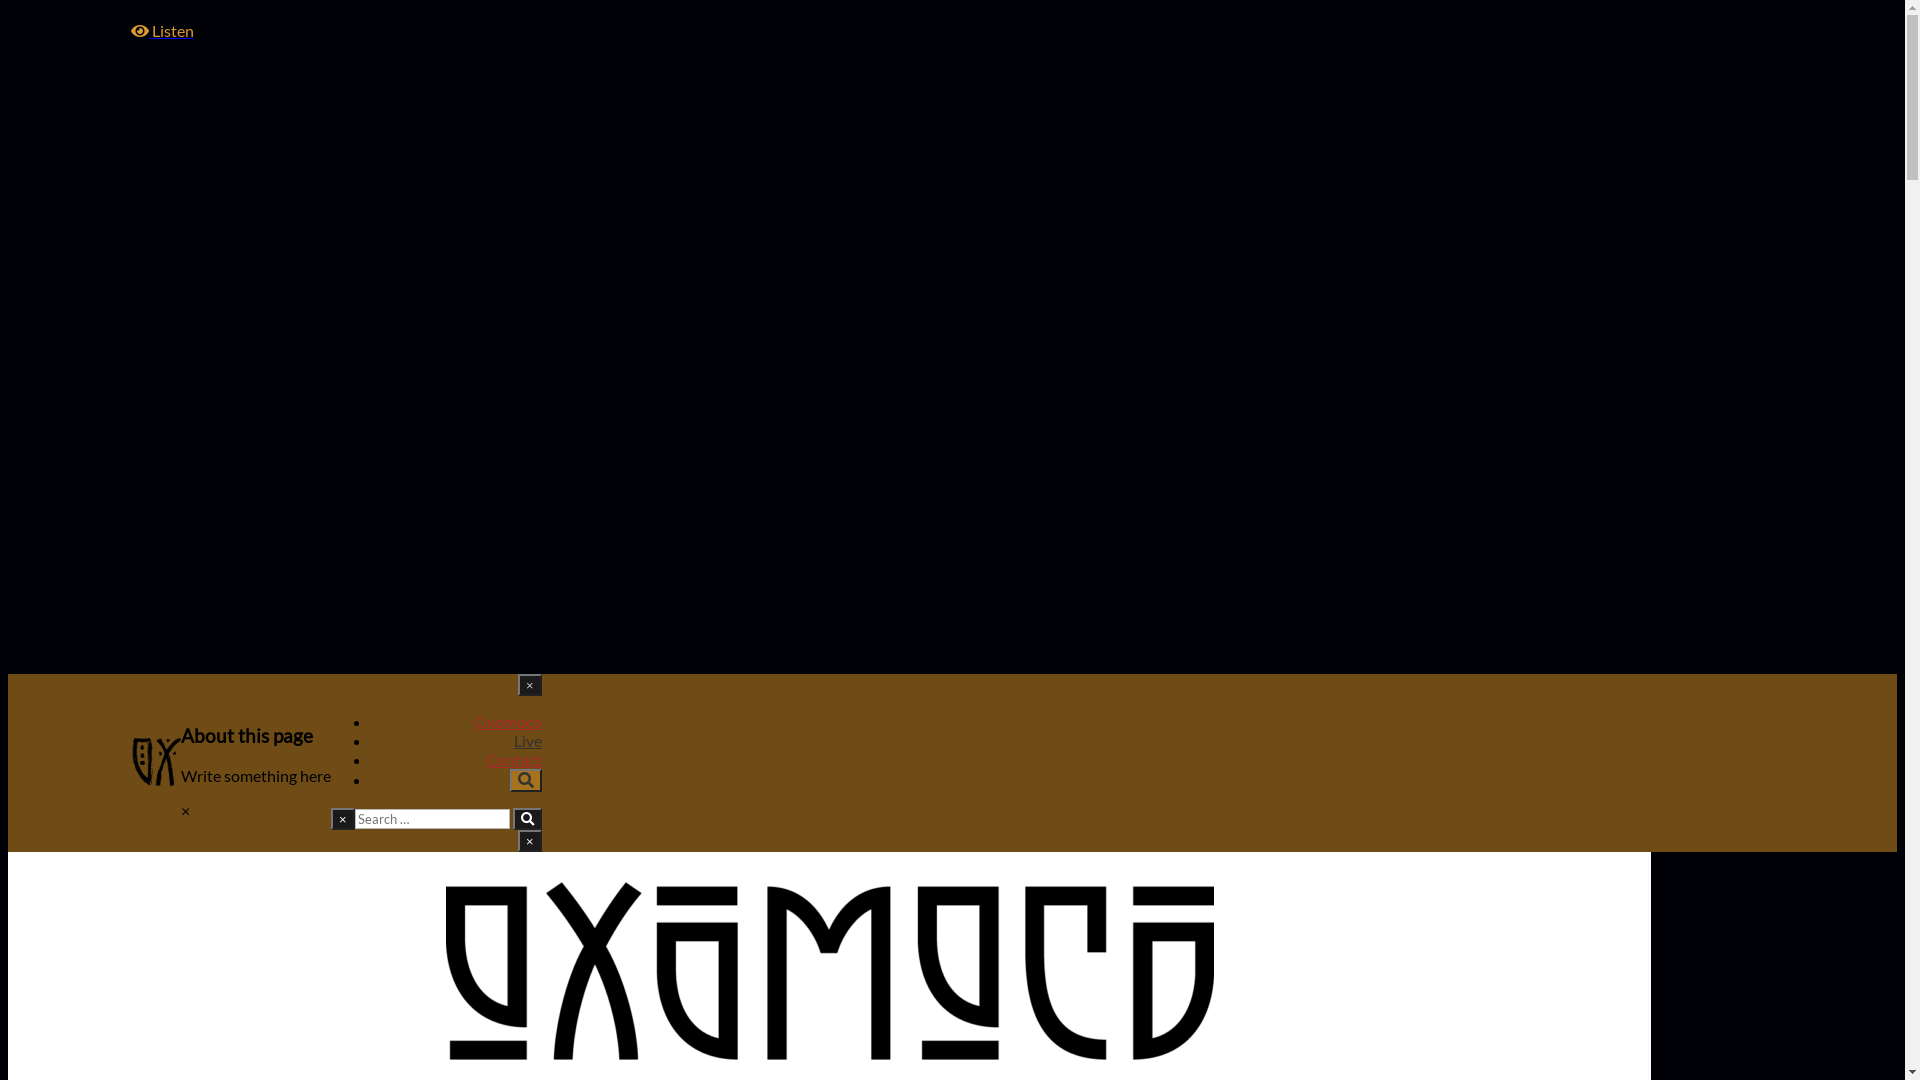 The image size is (1920, 1080). I want to click on 'Live', so click(528, 740).